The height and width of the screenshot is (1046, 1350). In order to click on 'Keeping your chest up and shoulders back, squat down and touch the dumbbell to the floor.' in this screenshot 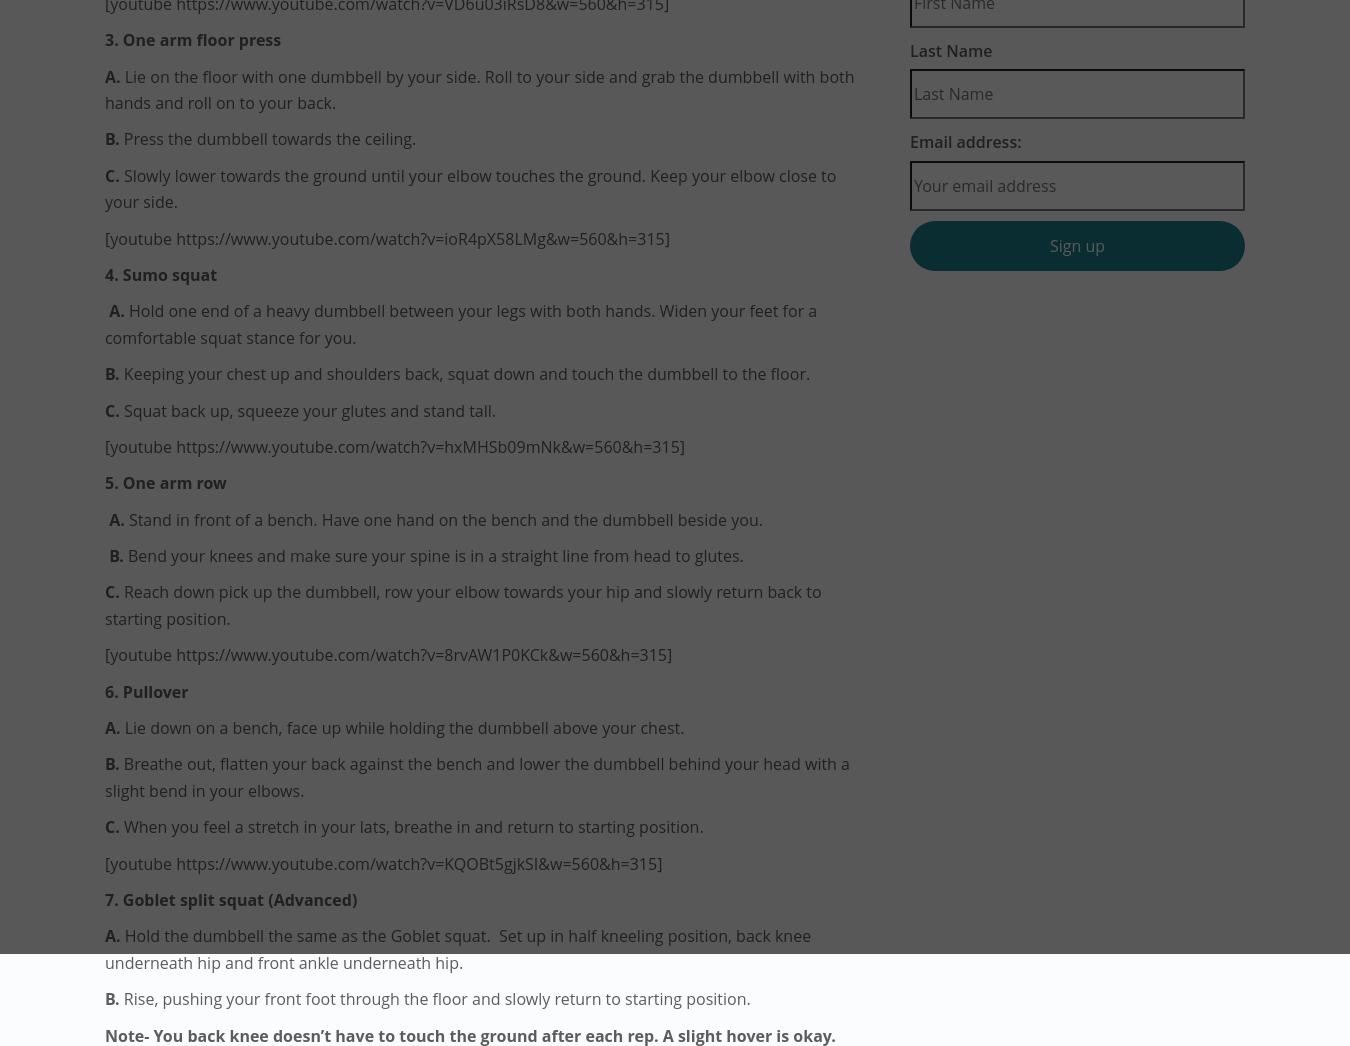, I will do `click(465, 374)`.